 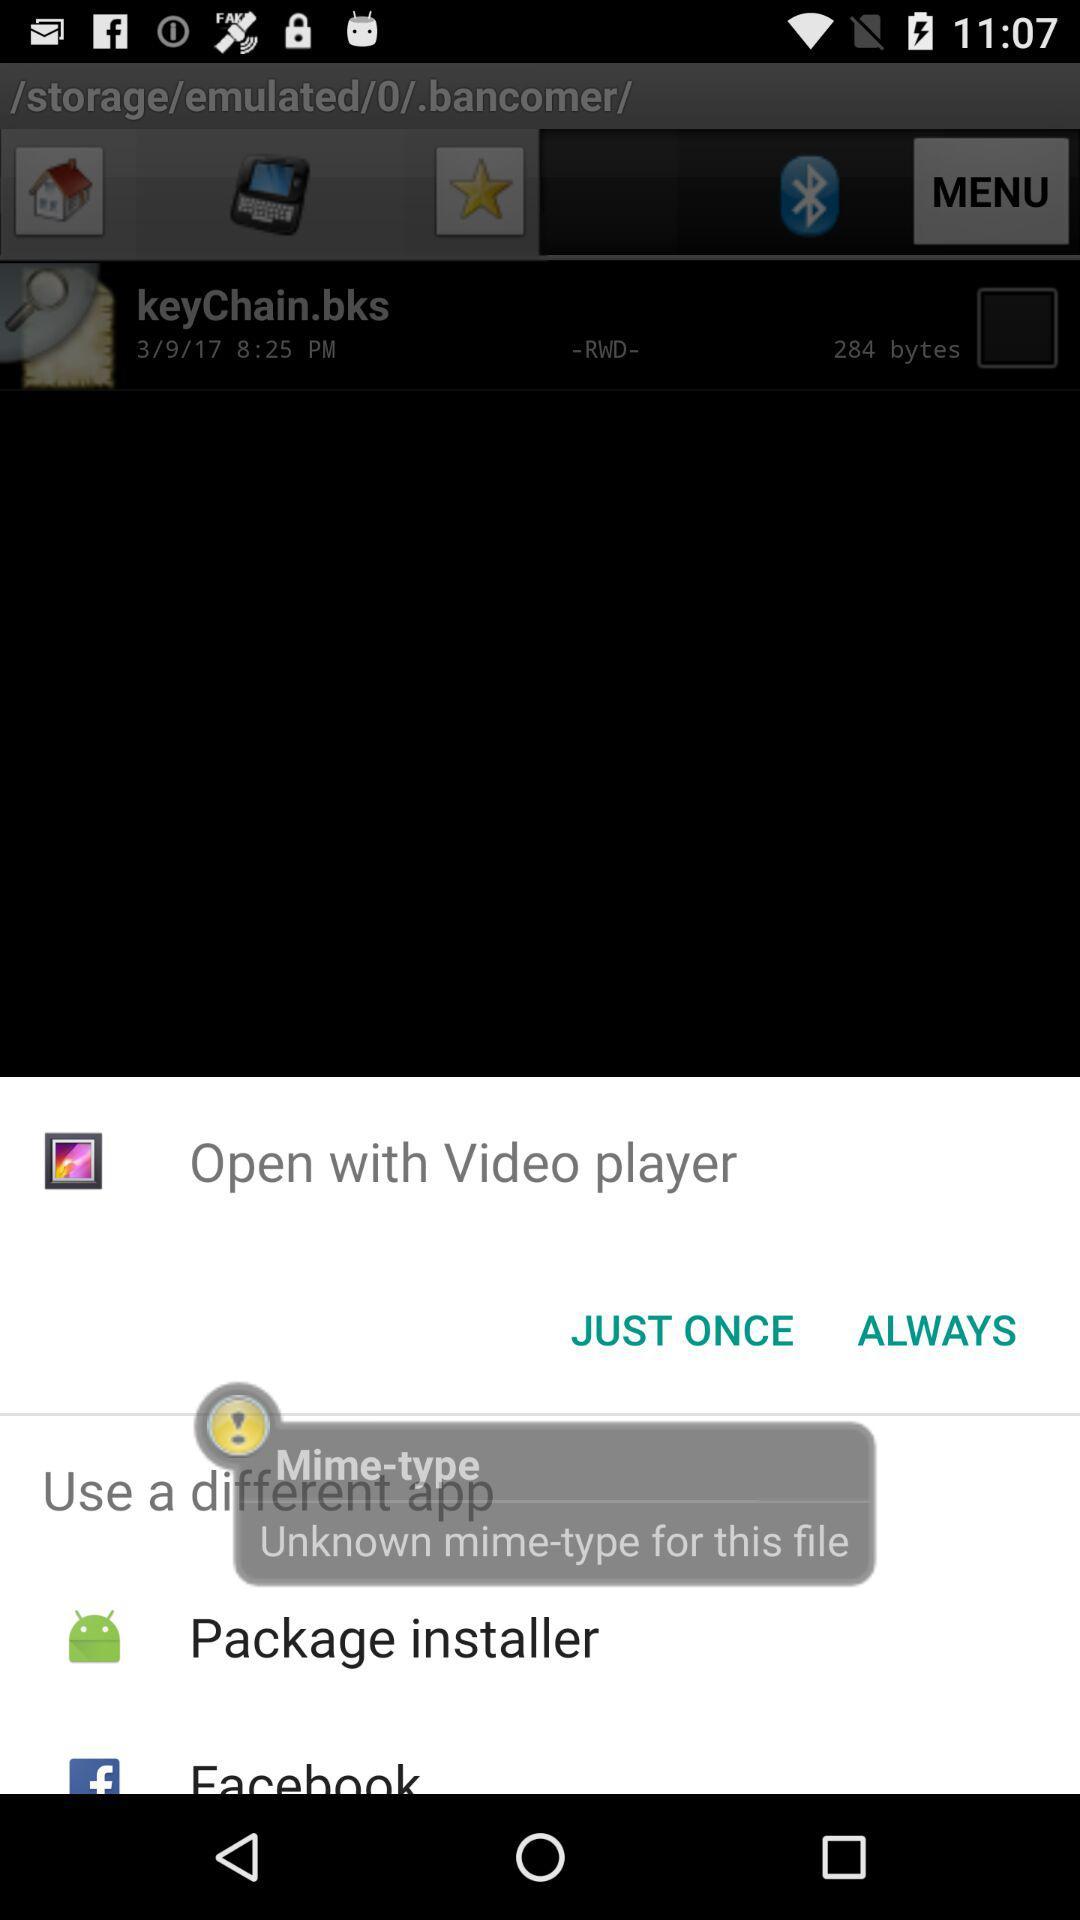 What do you see at coordinates (937, 1329) in the screenshot?
I see `always icon` at bounding box center [937, 1329].